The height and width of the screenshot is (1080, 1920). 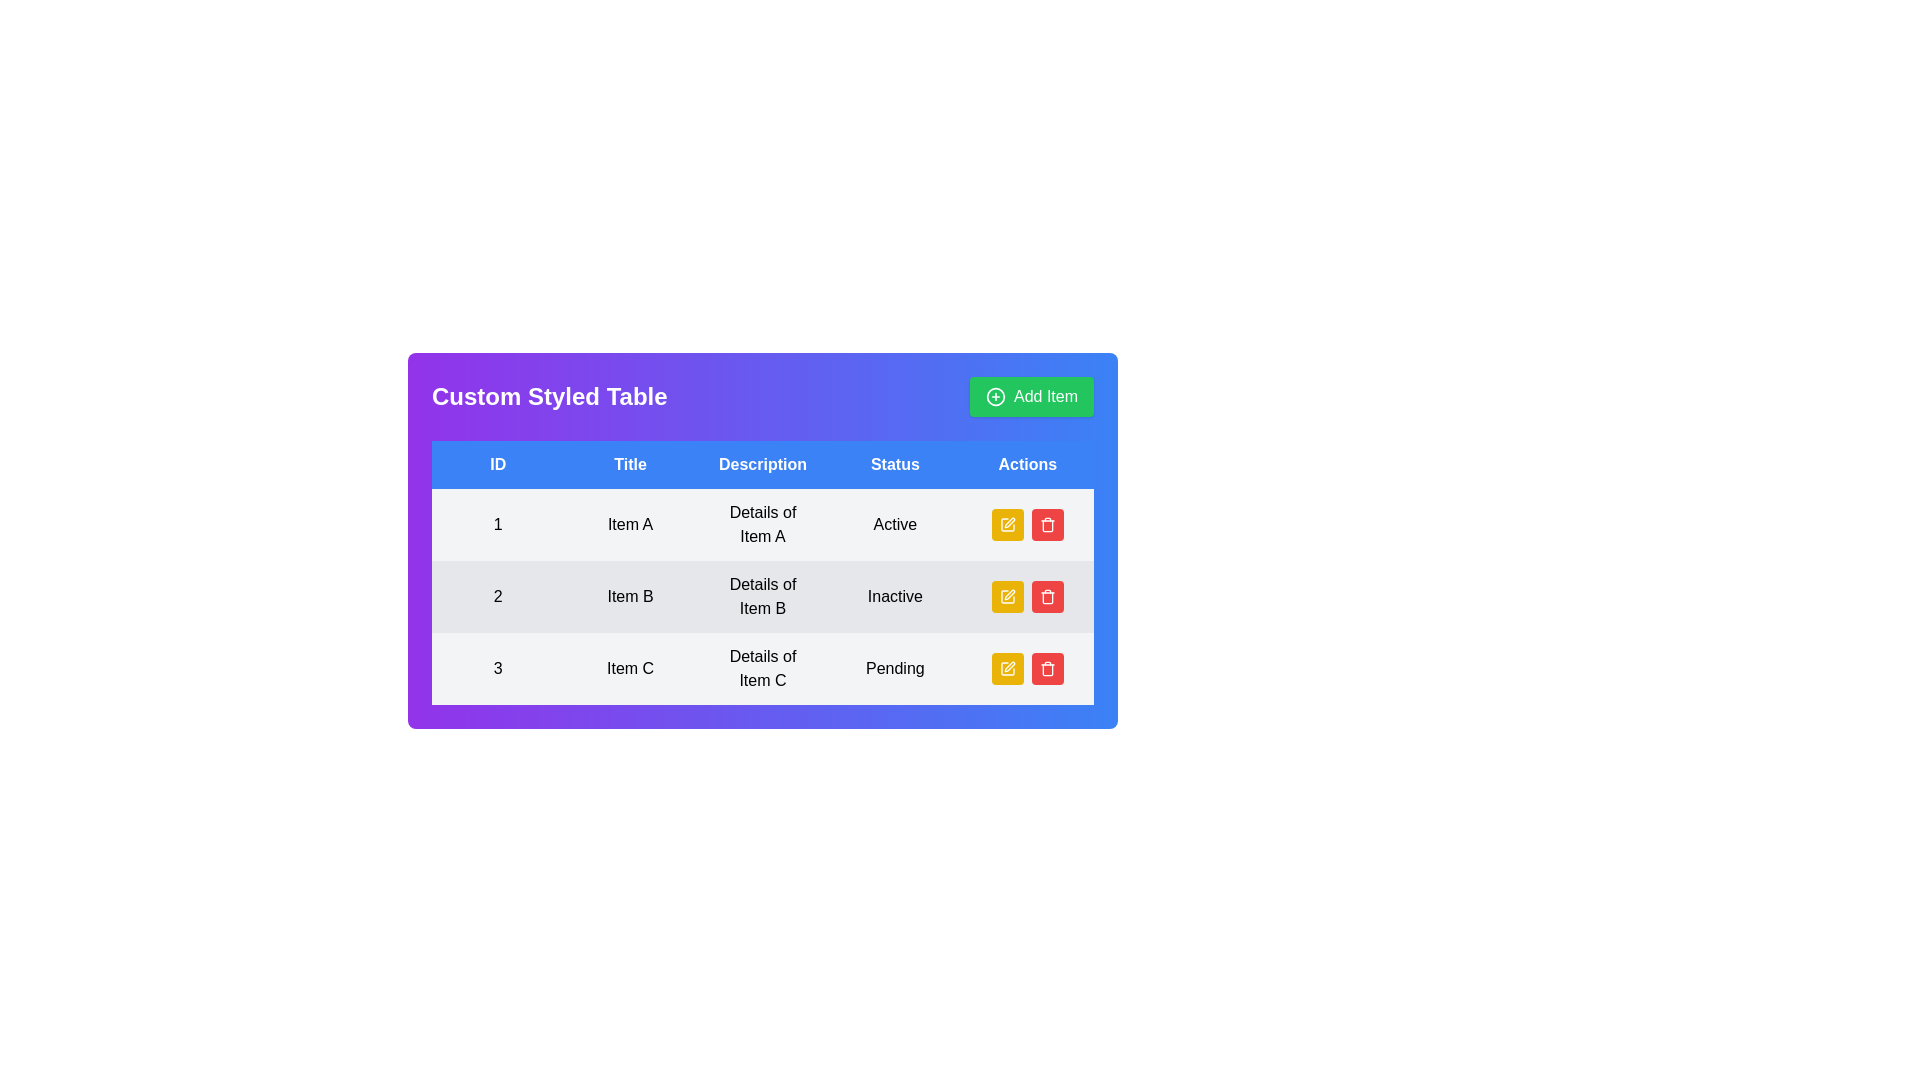 What do you see at coordinates (1046, 596) in the screenshot?
I see `the delete button with an icon in the 'Actions' column of the table row corresponding to Item B` at bounding box center [1046, 596].